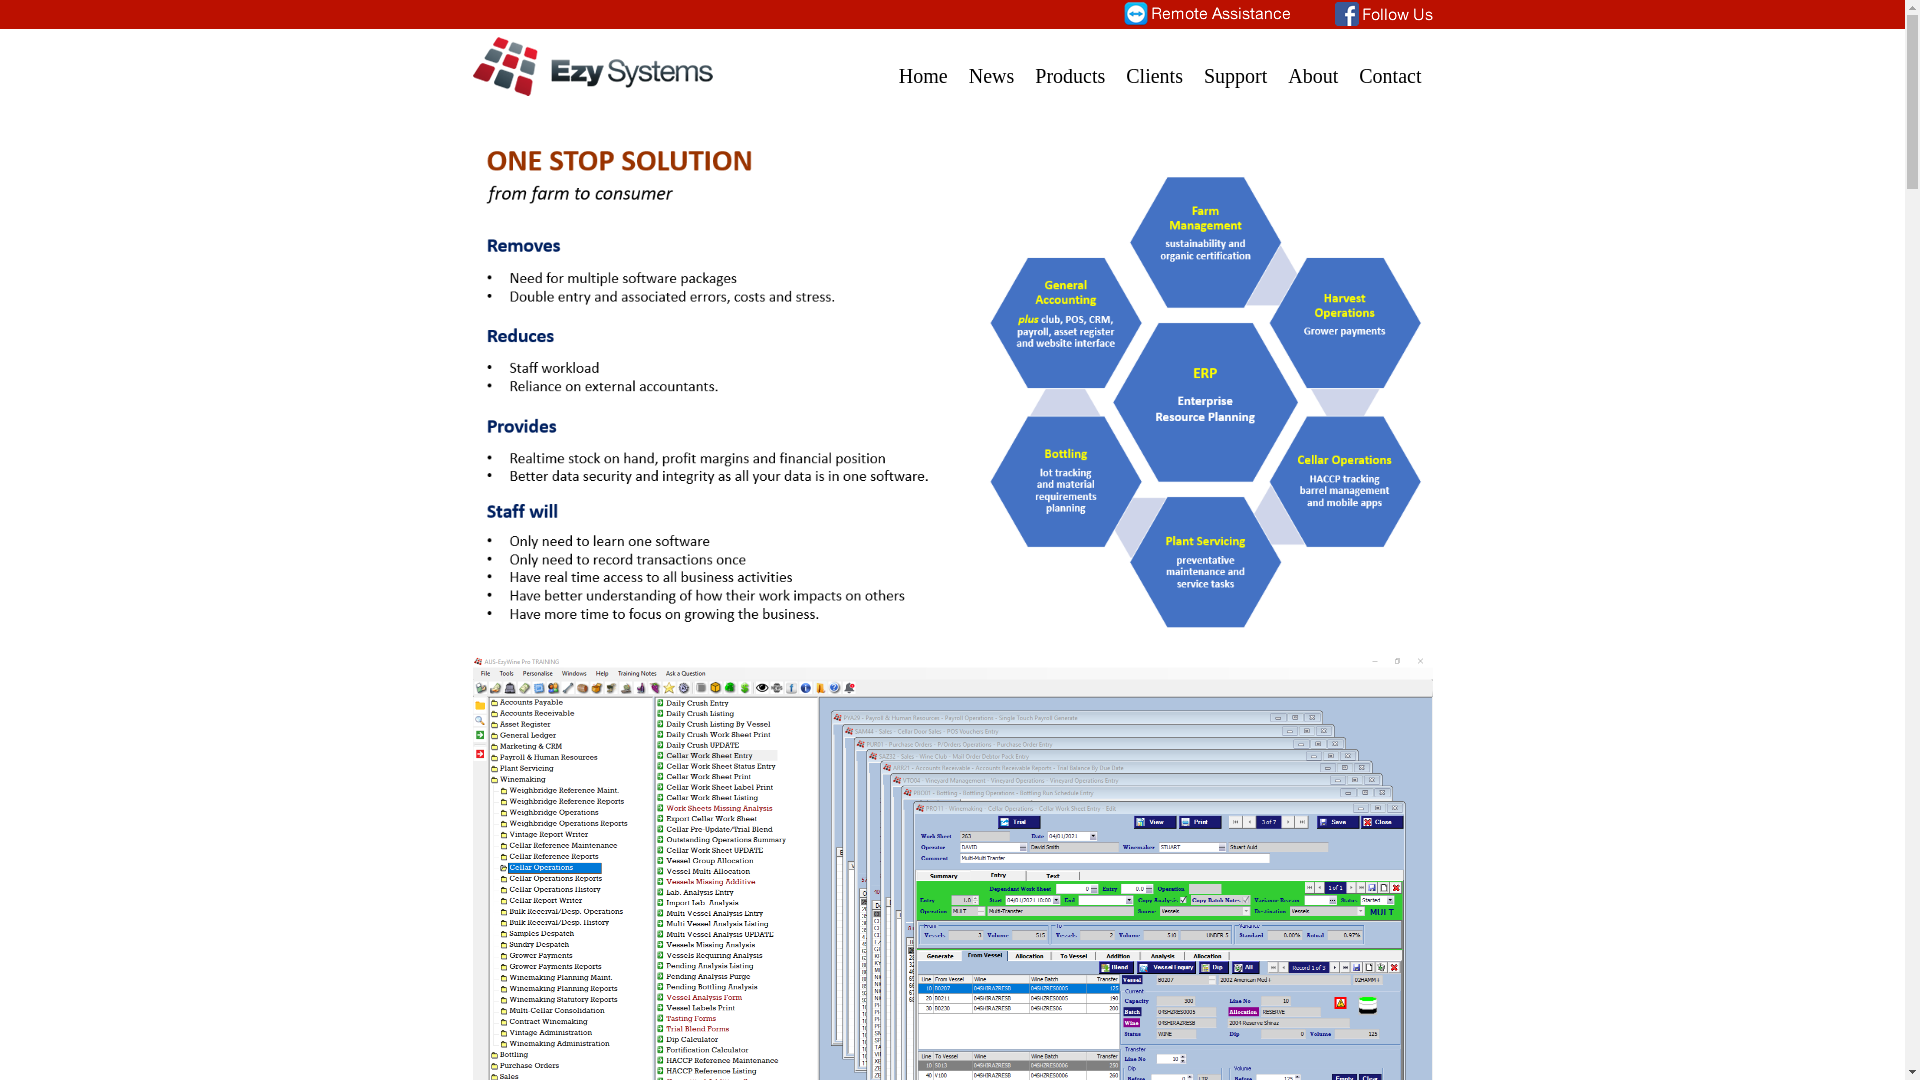 This screenshot has height=1080, width=1920. What do you see at coordinates (992, 63) in the screenshot?
I see `'News'` at bounding box center [992, 63].